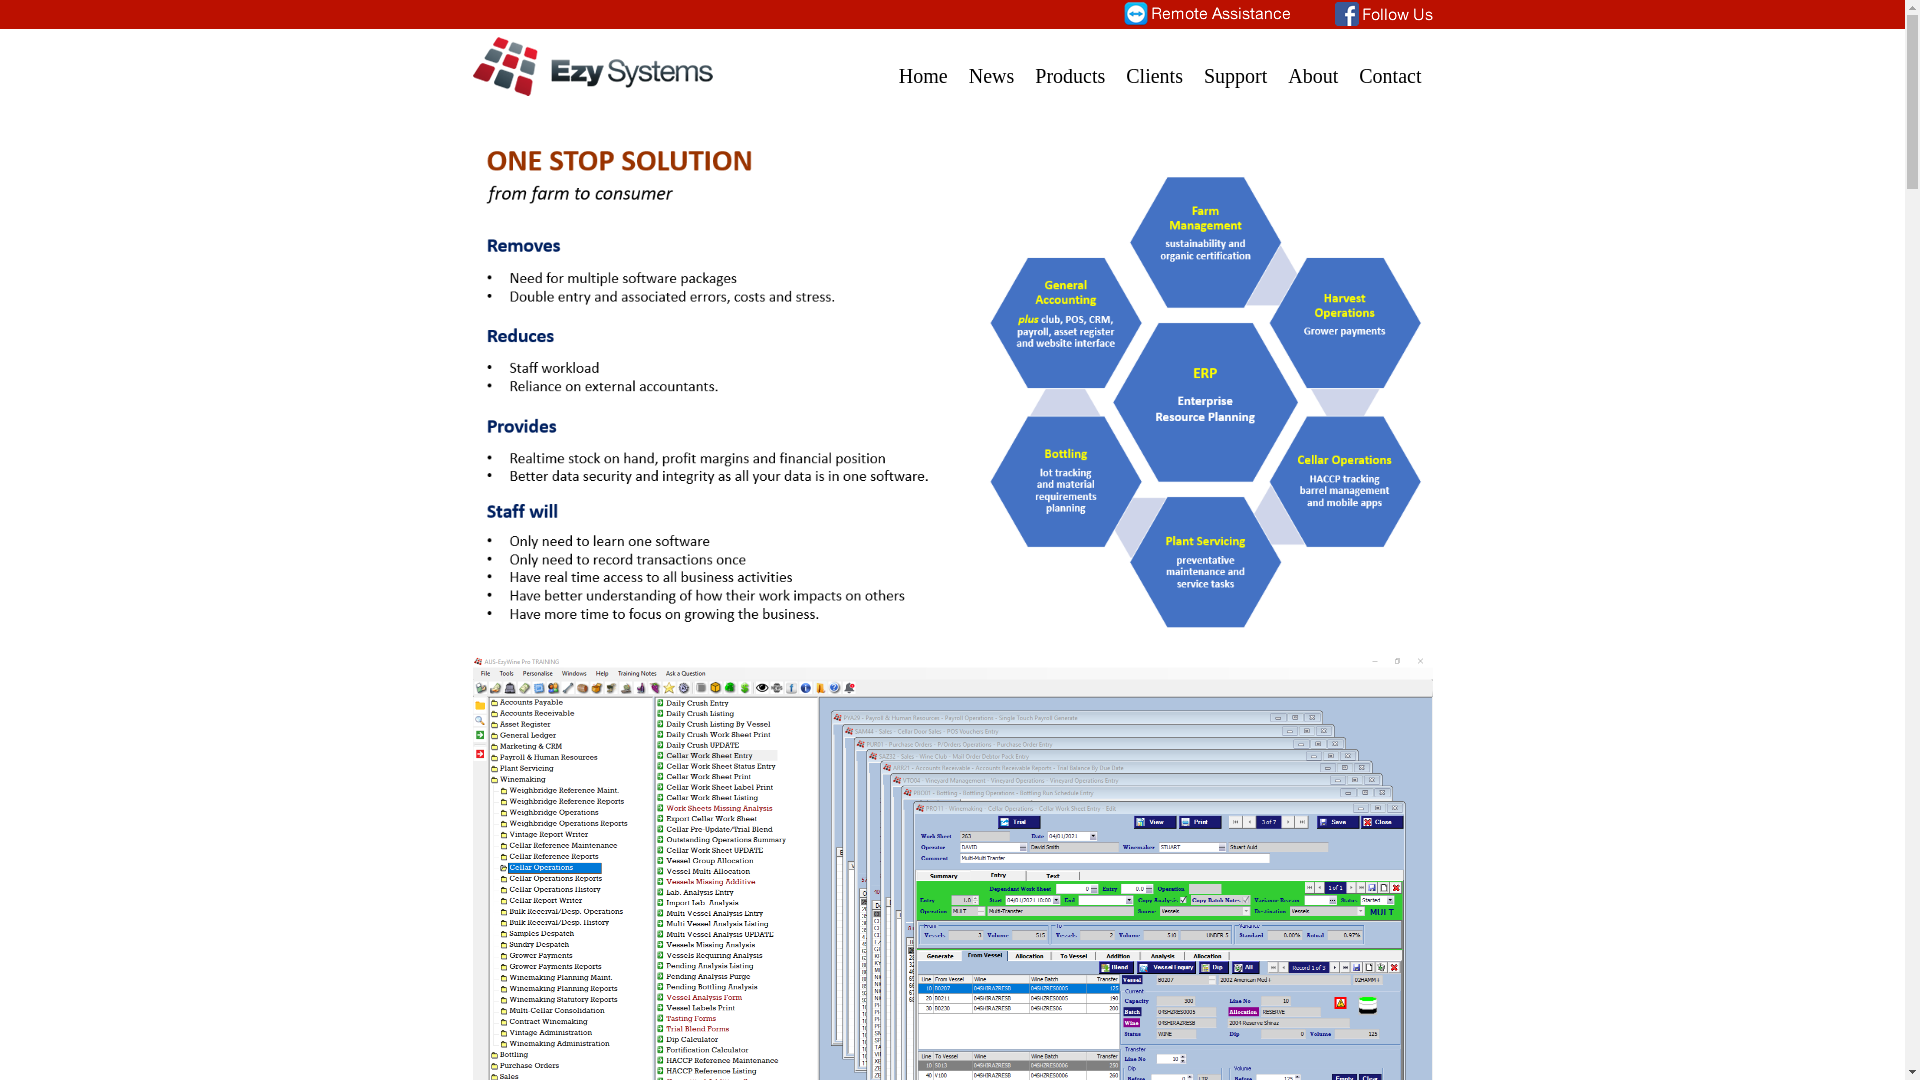 This screenshot has height=1080, width=1920. What do you see at coordinates (992, 63) in the screenshot?
I see `'News'` at bounding box center [992, 63].